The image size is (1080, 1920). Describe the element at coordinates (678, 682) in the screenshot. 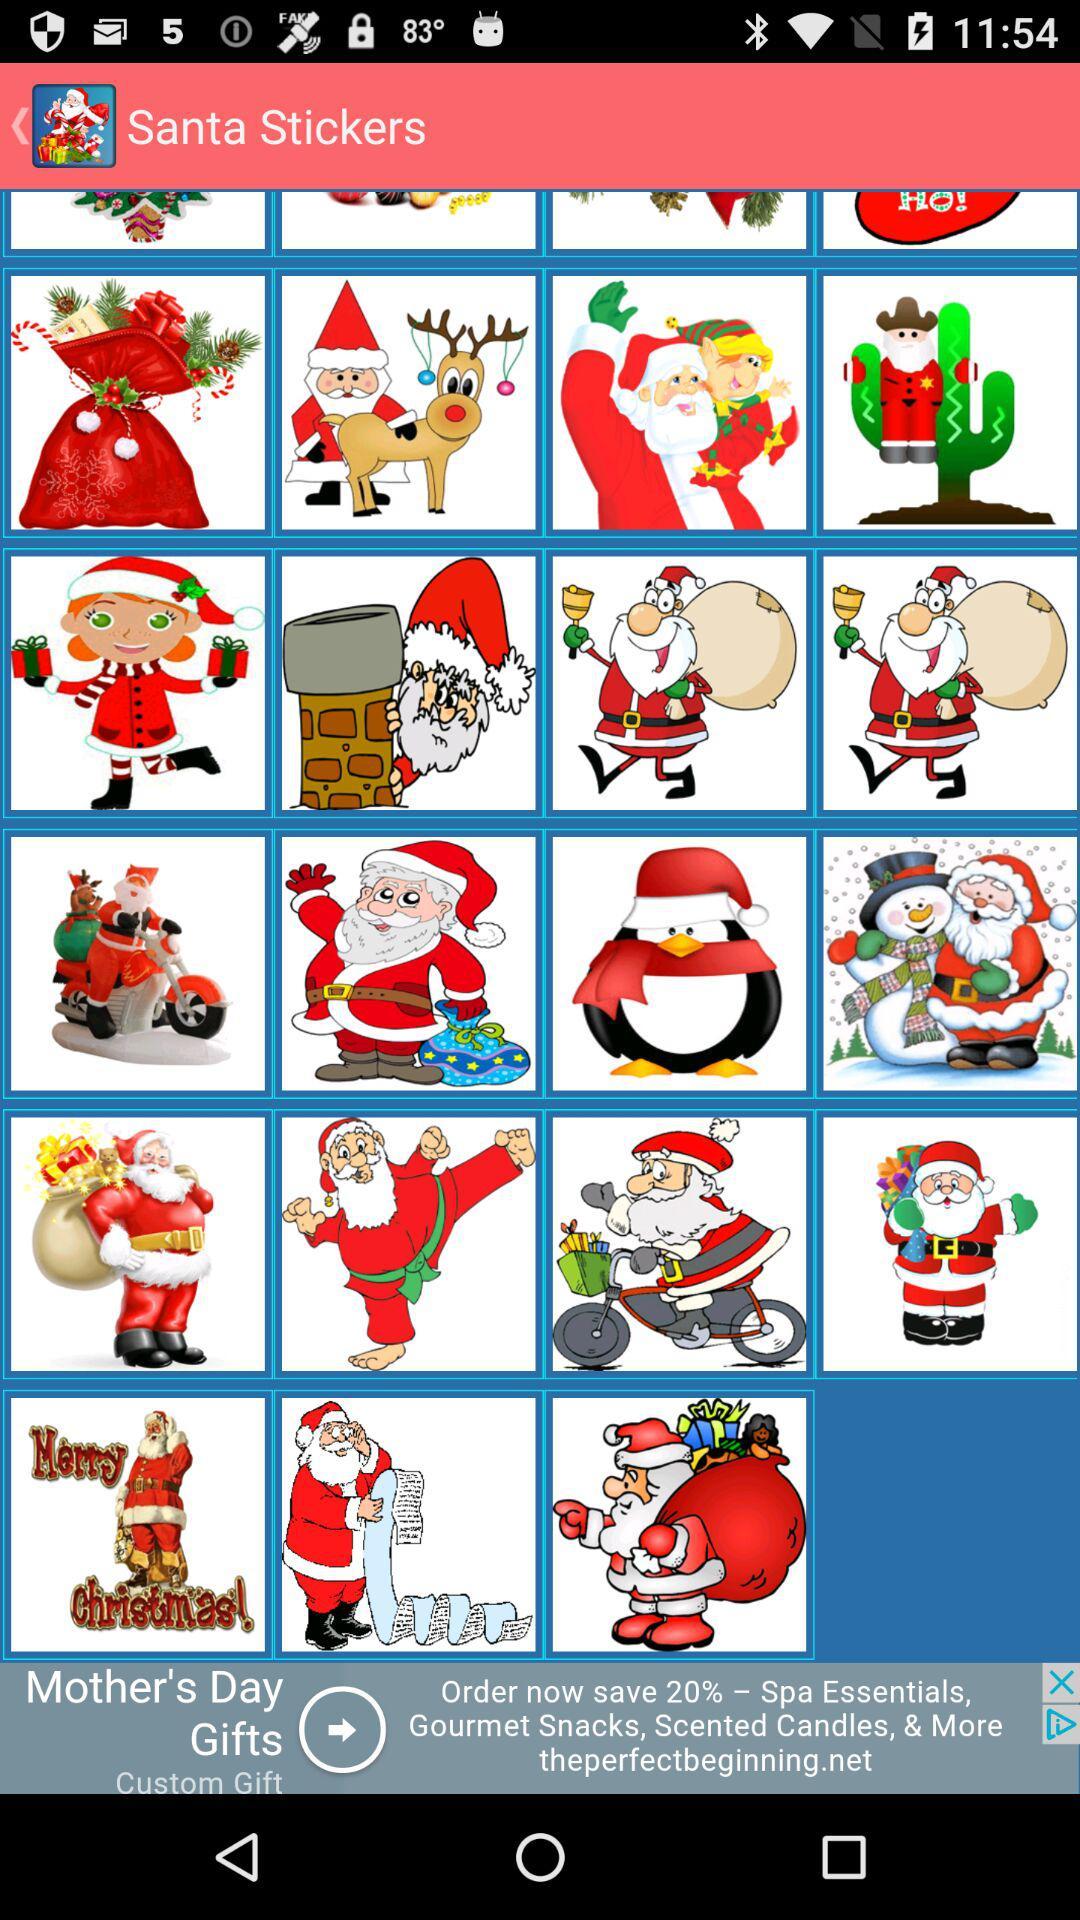

I see `the image in third column fourth row from the bottom` at that location.